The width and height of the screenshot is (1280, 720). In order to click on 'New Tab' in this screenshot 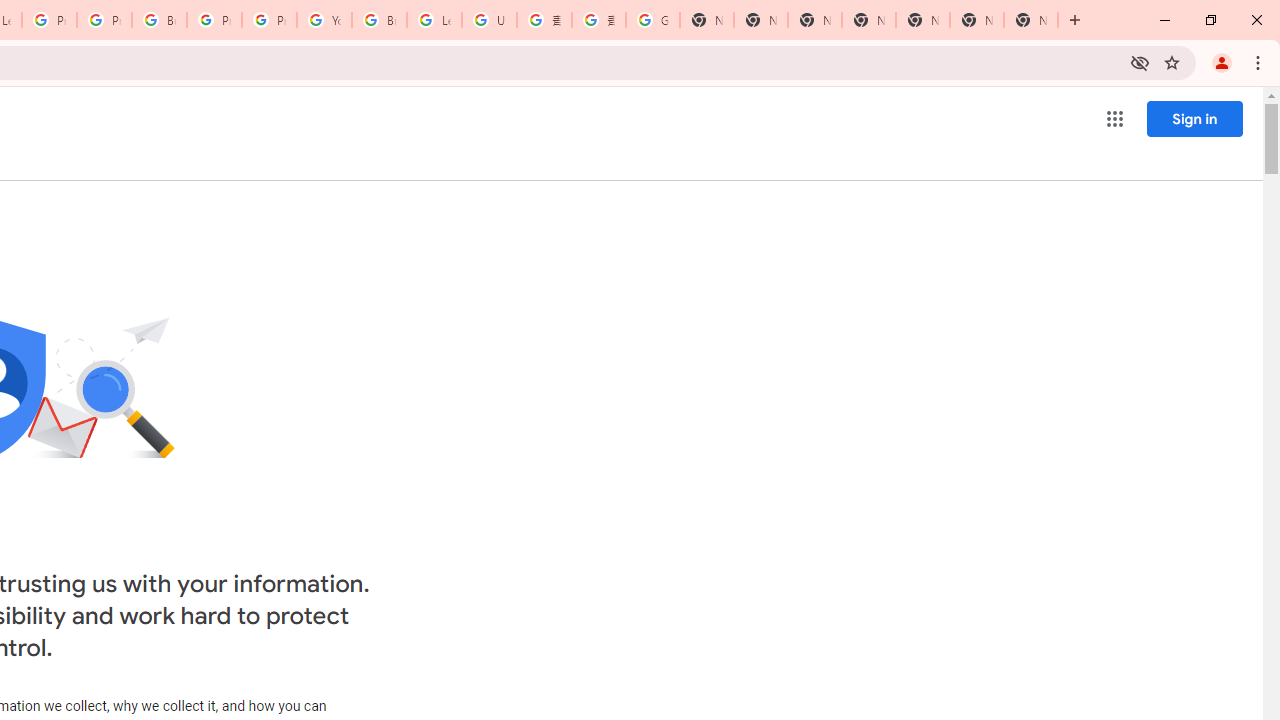, I will do `click(1031, 20)`.